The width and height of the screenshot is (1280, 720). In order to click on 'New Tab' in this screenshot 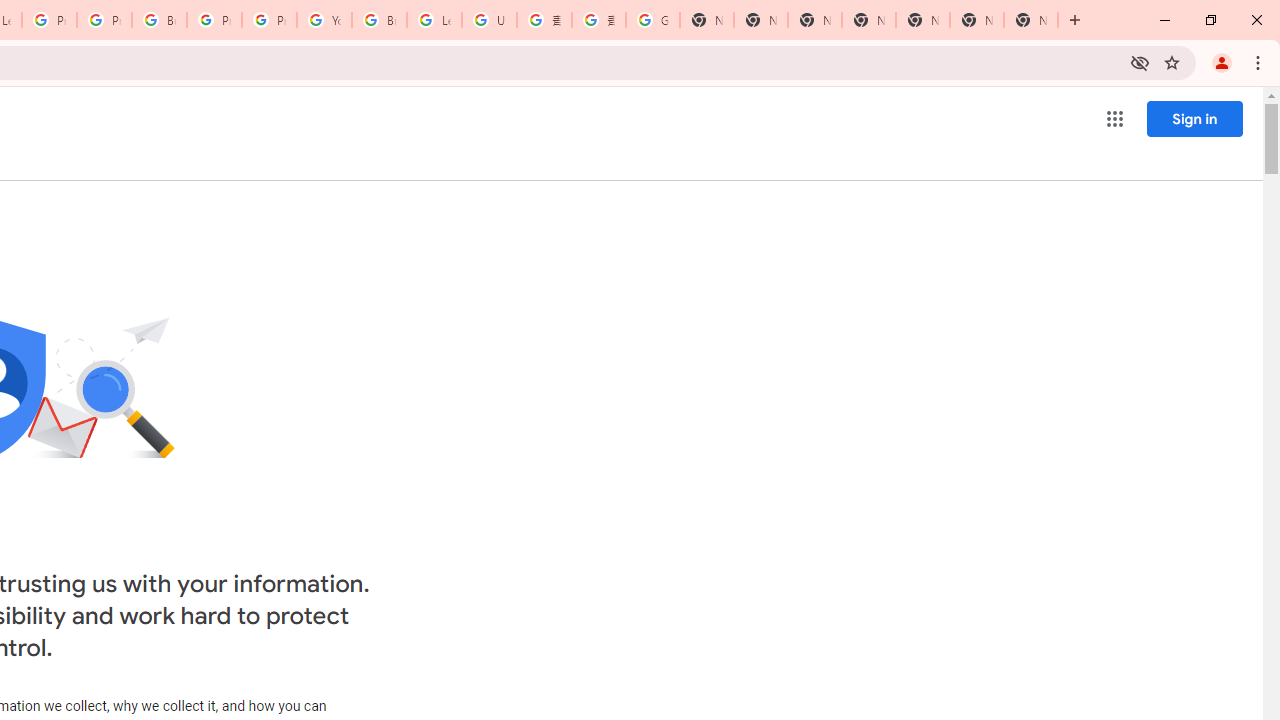, I will do `click(1031, 20)`.